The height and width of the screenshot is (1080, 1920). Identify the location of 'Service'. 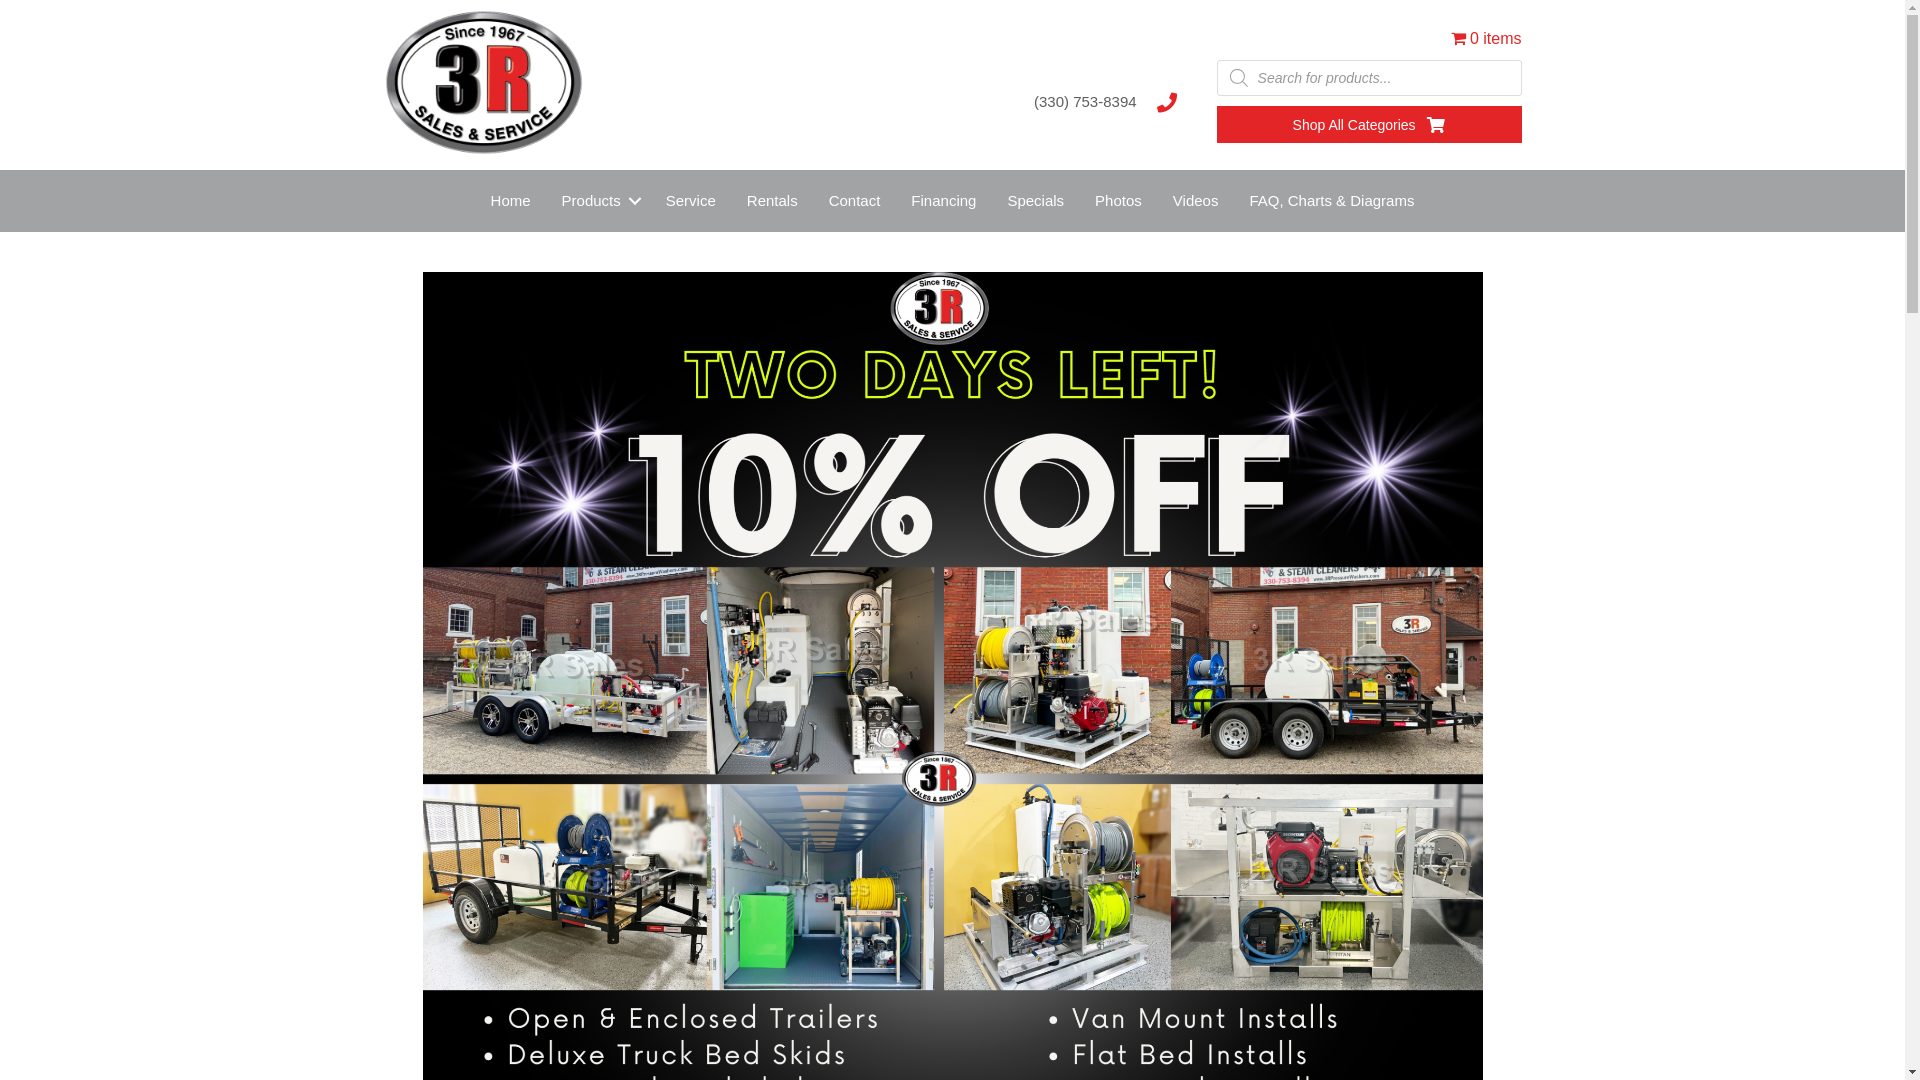
(691, 200).